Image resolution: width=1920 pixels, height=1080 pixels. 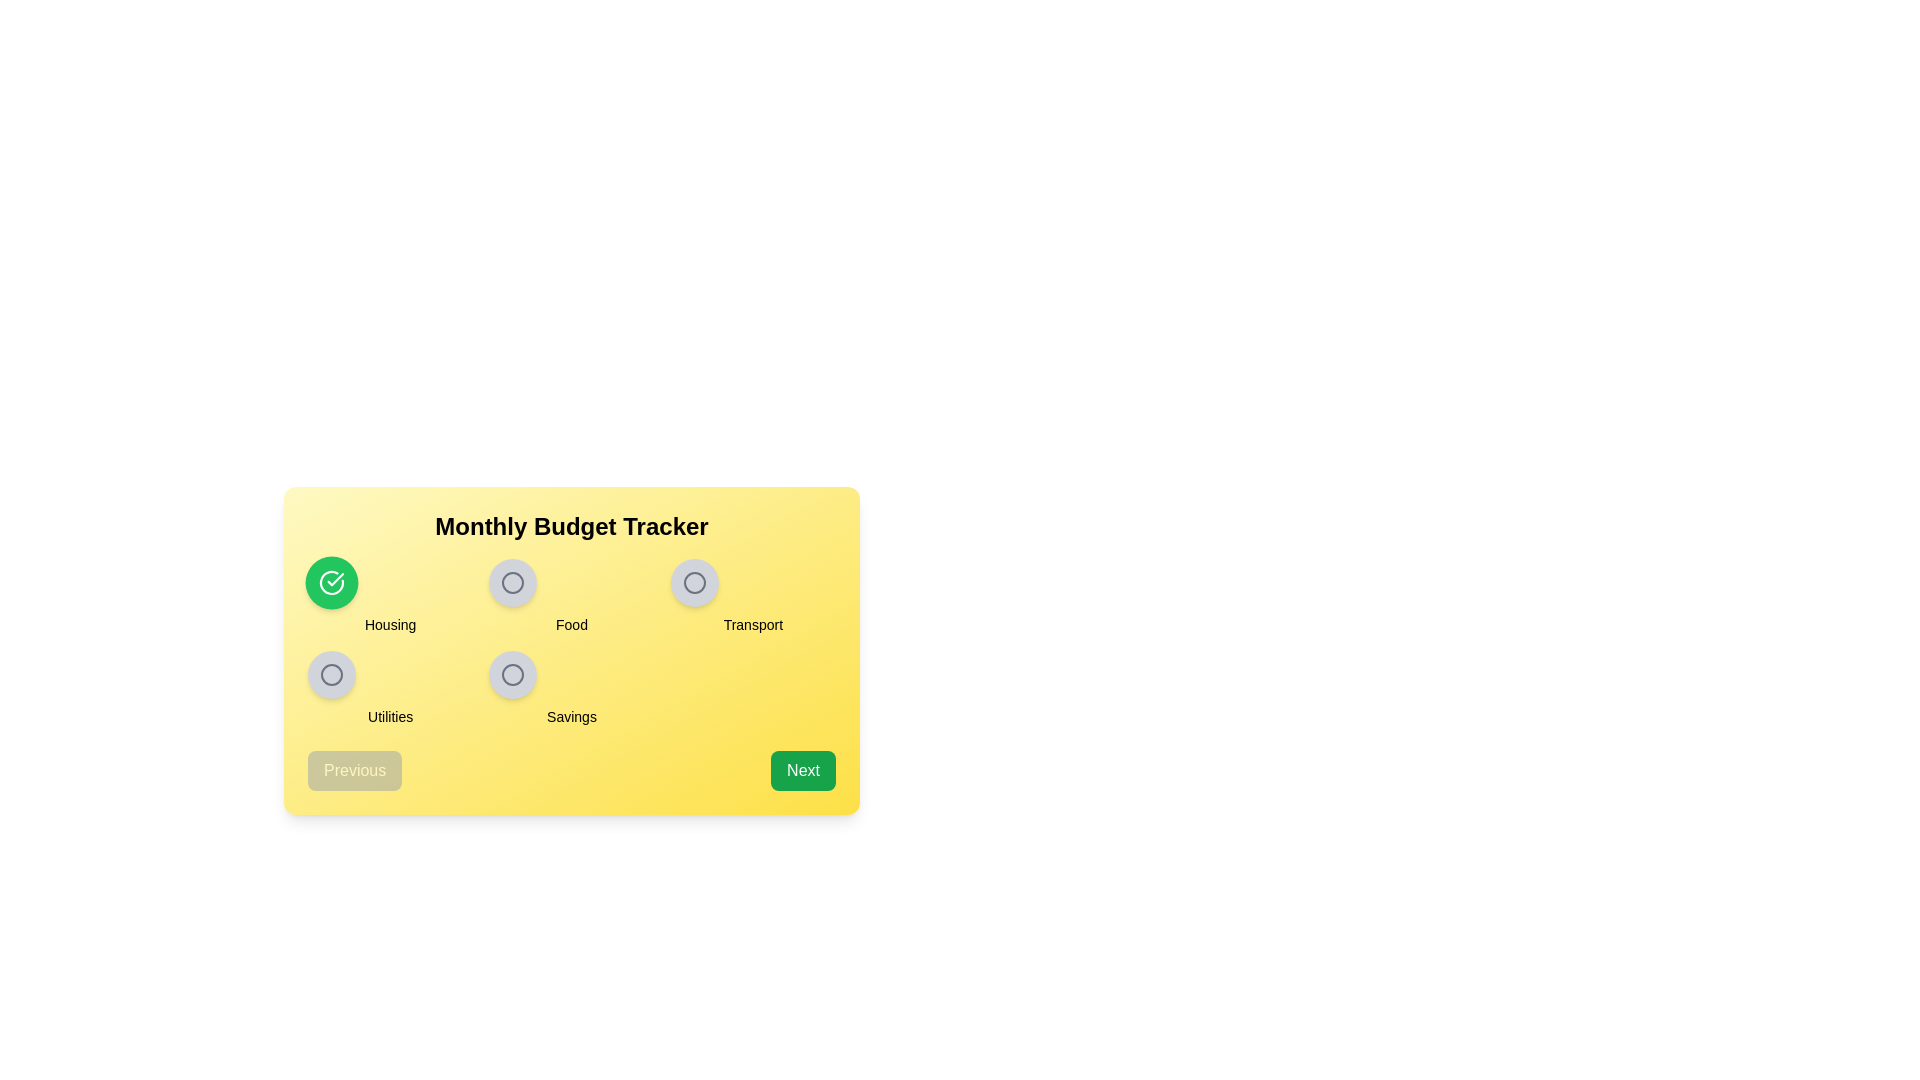 What do you see at coordinates (513, 582) in the screenshot?
I see `the radio button in the second row of the grid under 'Monthly Budget Tracker'` at bounding box center [513, 582].